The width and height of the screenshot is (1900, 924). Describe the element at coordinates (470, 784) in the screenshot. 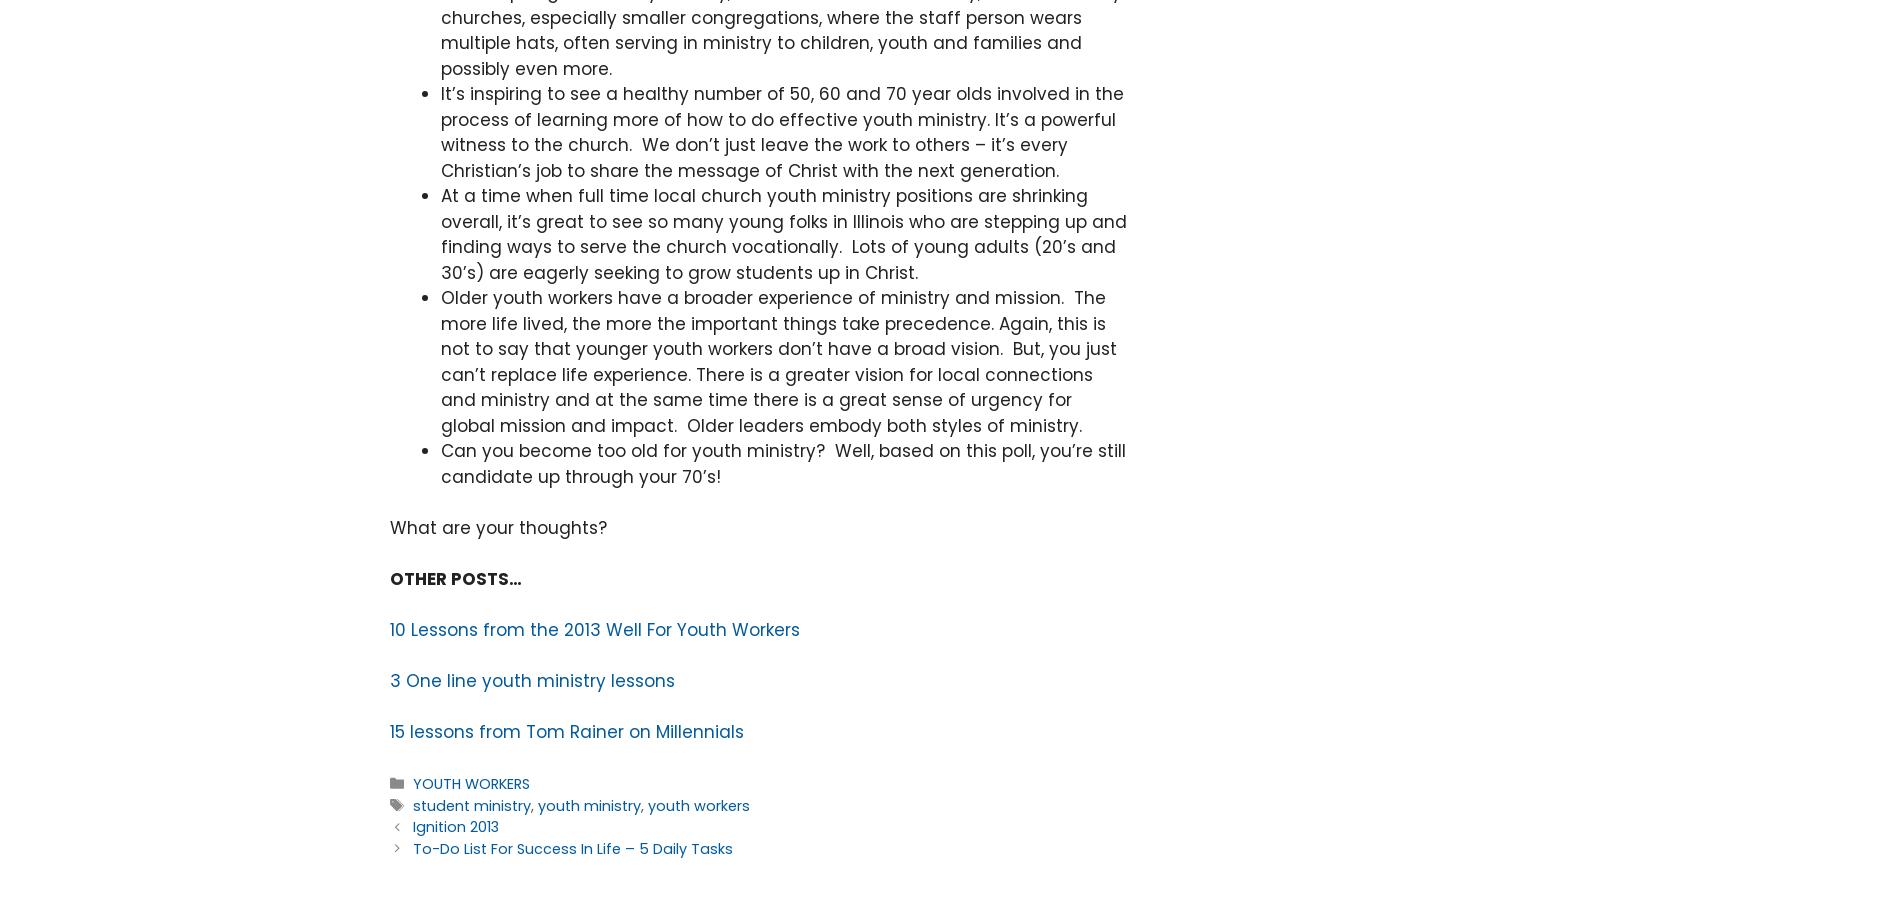

I see `'YOUTH WORKERS'` at that location.